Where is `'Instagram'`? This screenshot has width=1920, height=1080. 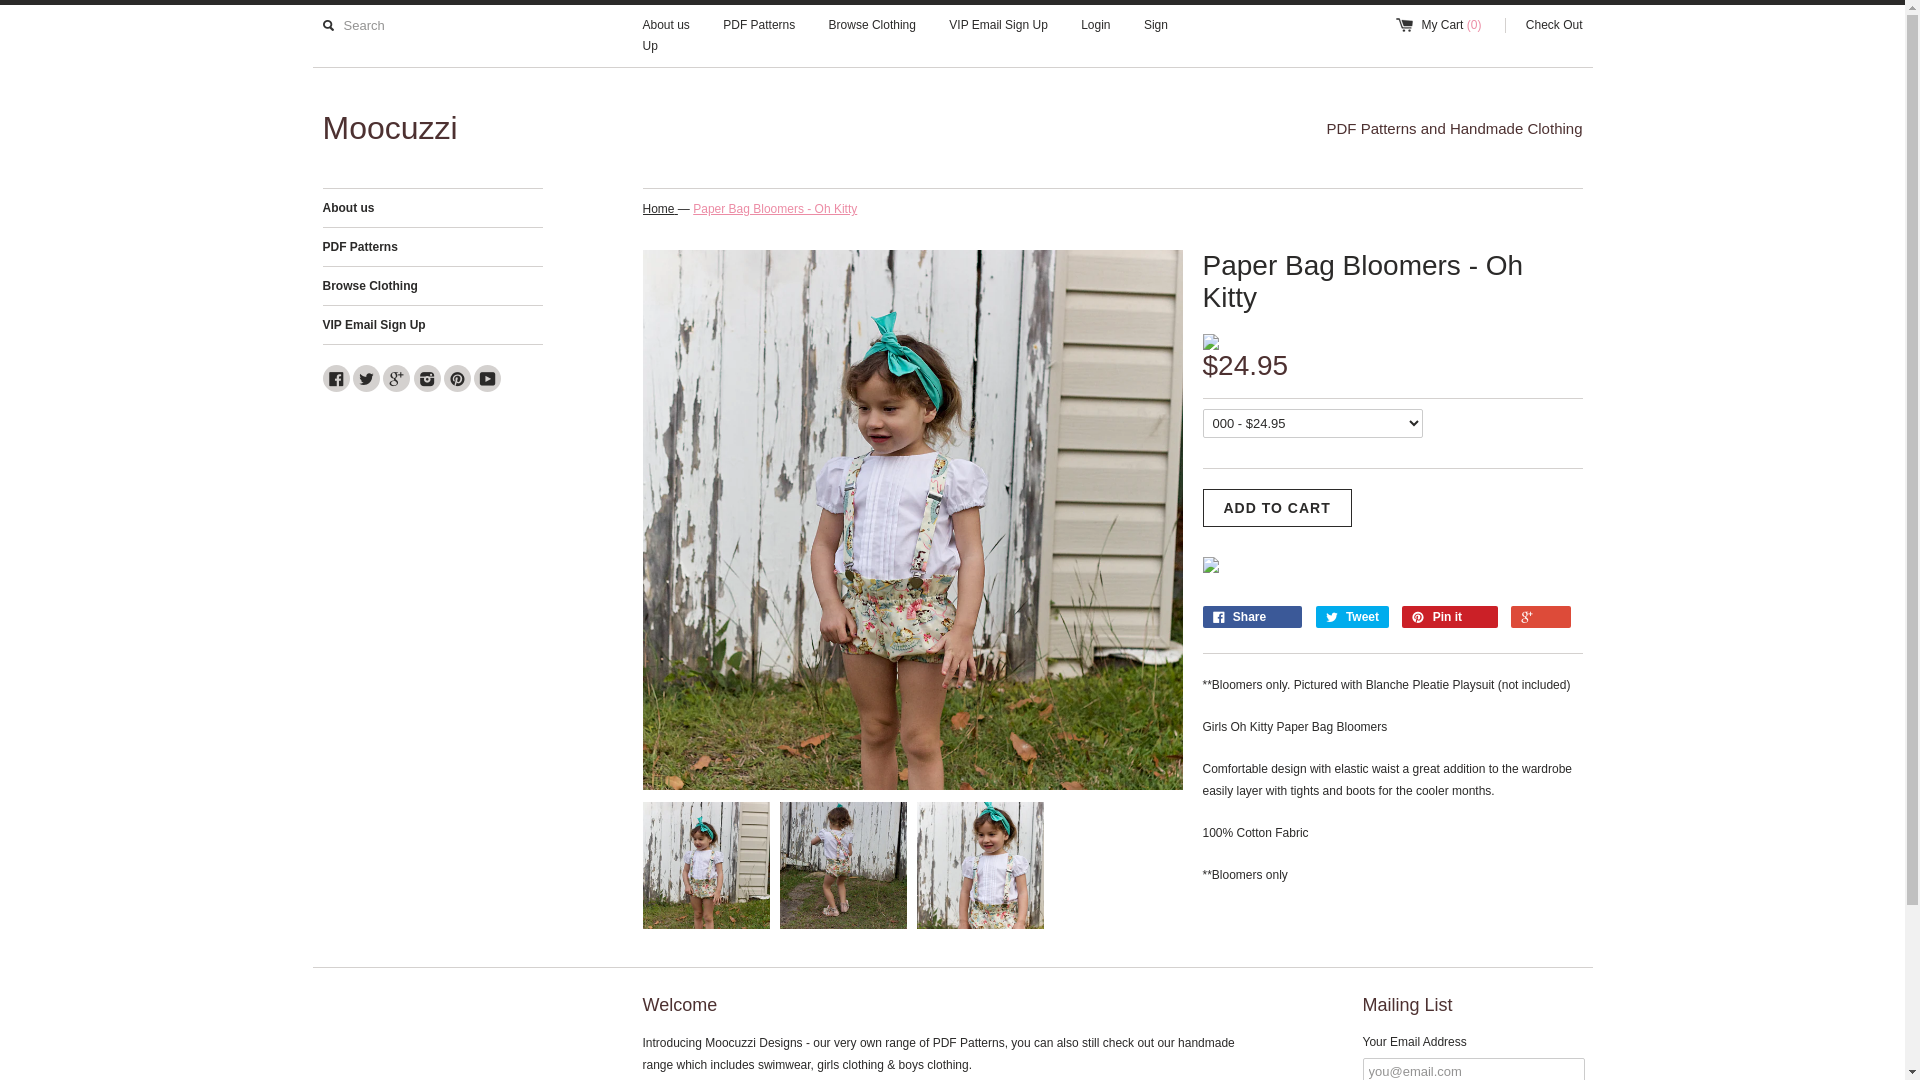 'Instagram' is located at coordinates (426, 378).